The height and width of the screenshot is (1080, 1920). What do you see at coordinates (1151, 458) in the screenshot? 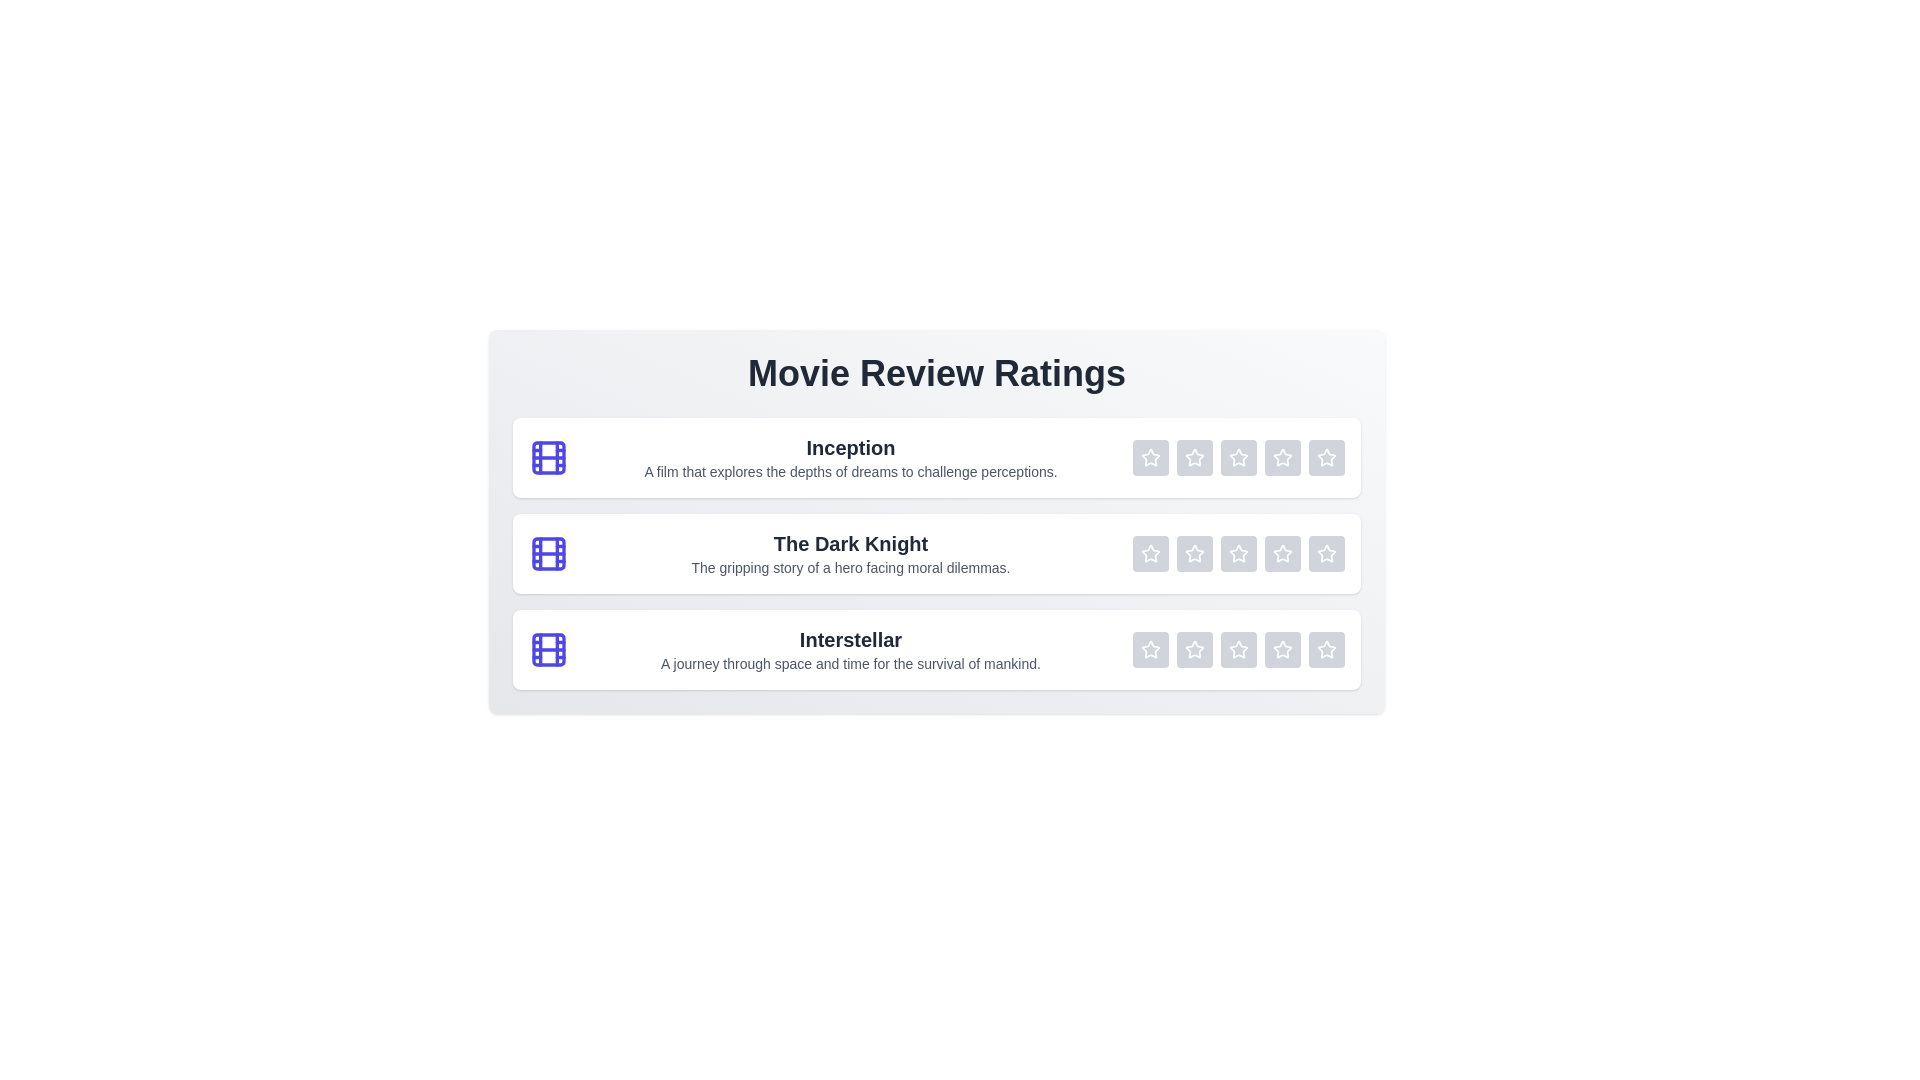
I see `the rating of a movie to 1 stars by clicking the corresponding star` at bounding box center [1151, 458].